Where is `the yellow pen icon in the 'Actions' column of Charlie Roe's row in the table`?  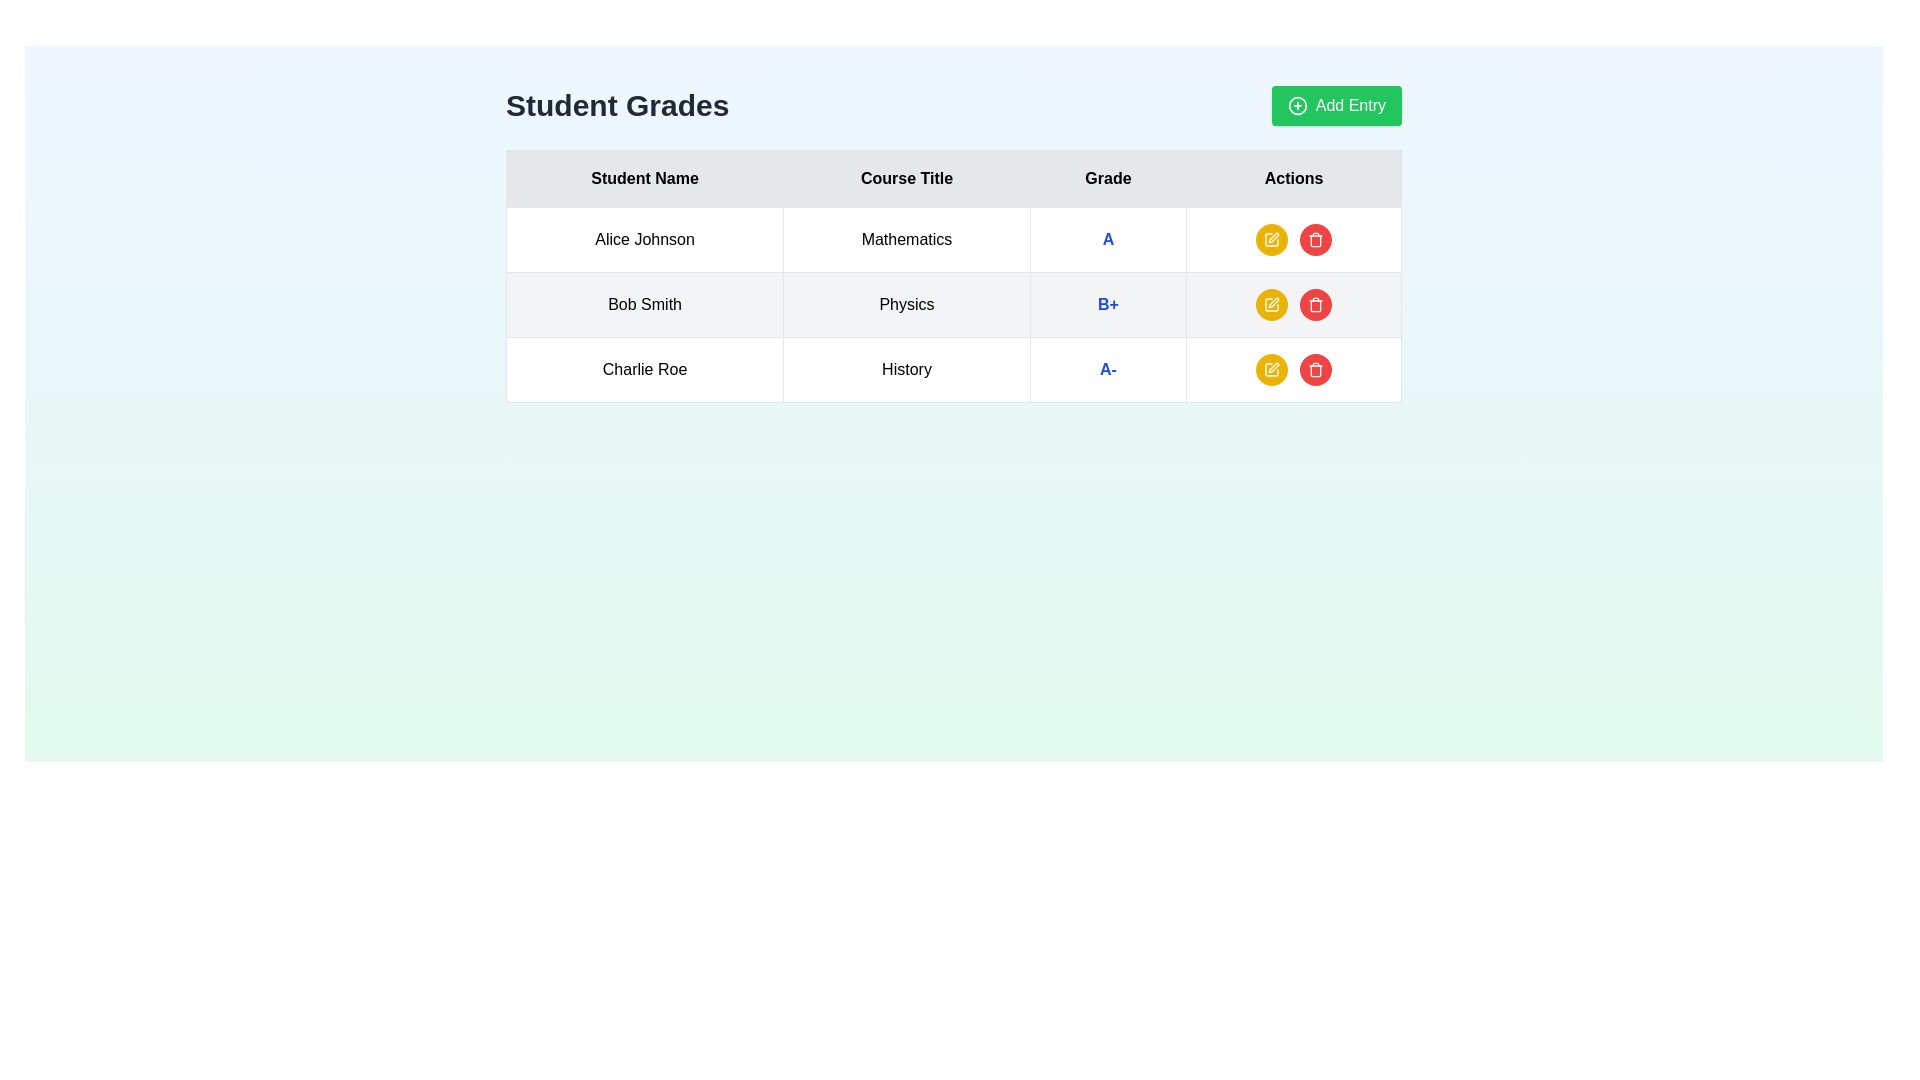
the yellow pen icon in the 'Actions' column of Charlie Roe's row in the table is located at coordinates (1273, 367).